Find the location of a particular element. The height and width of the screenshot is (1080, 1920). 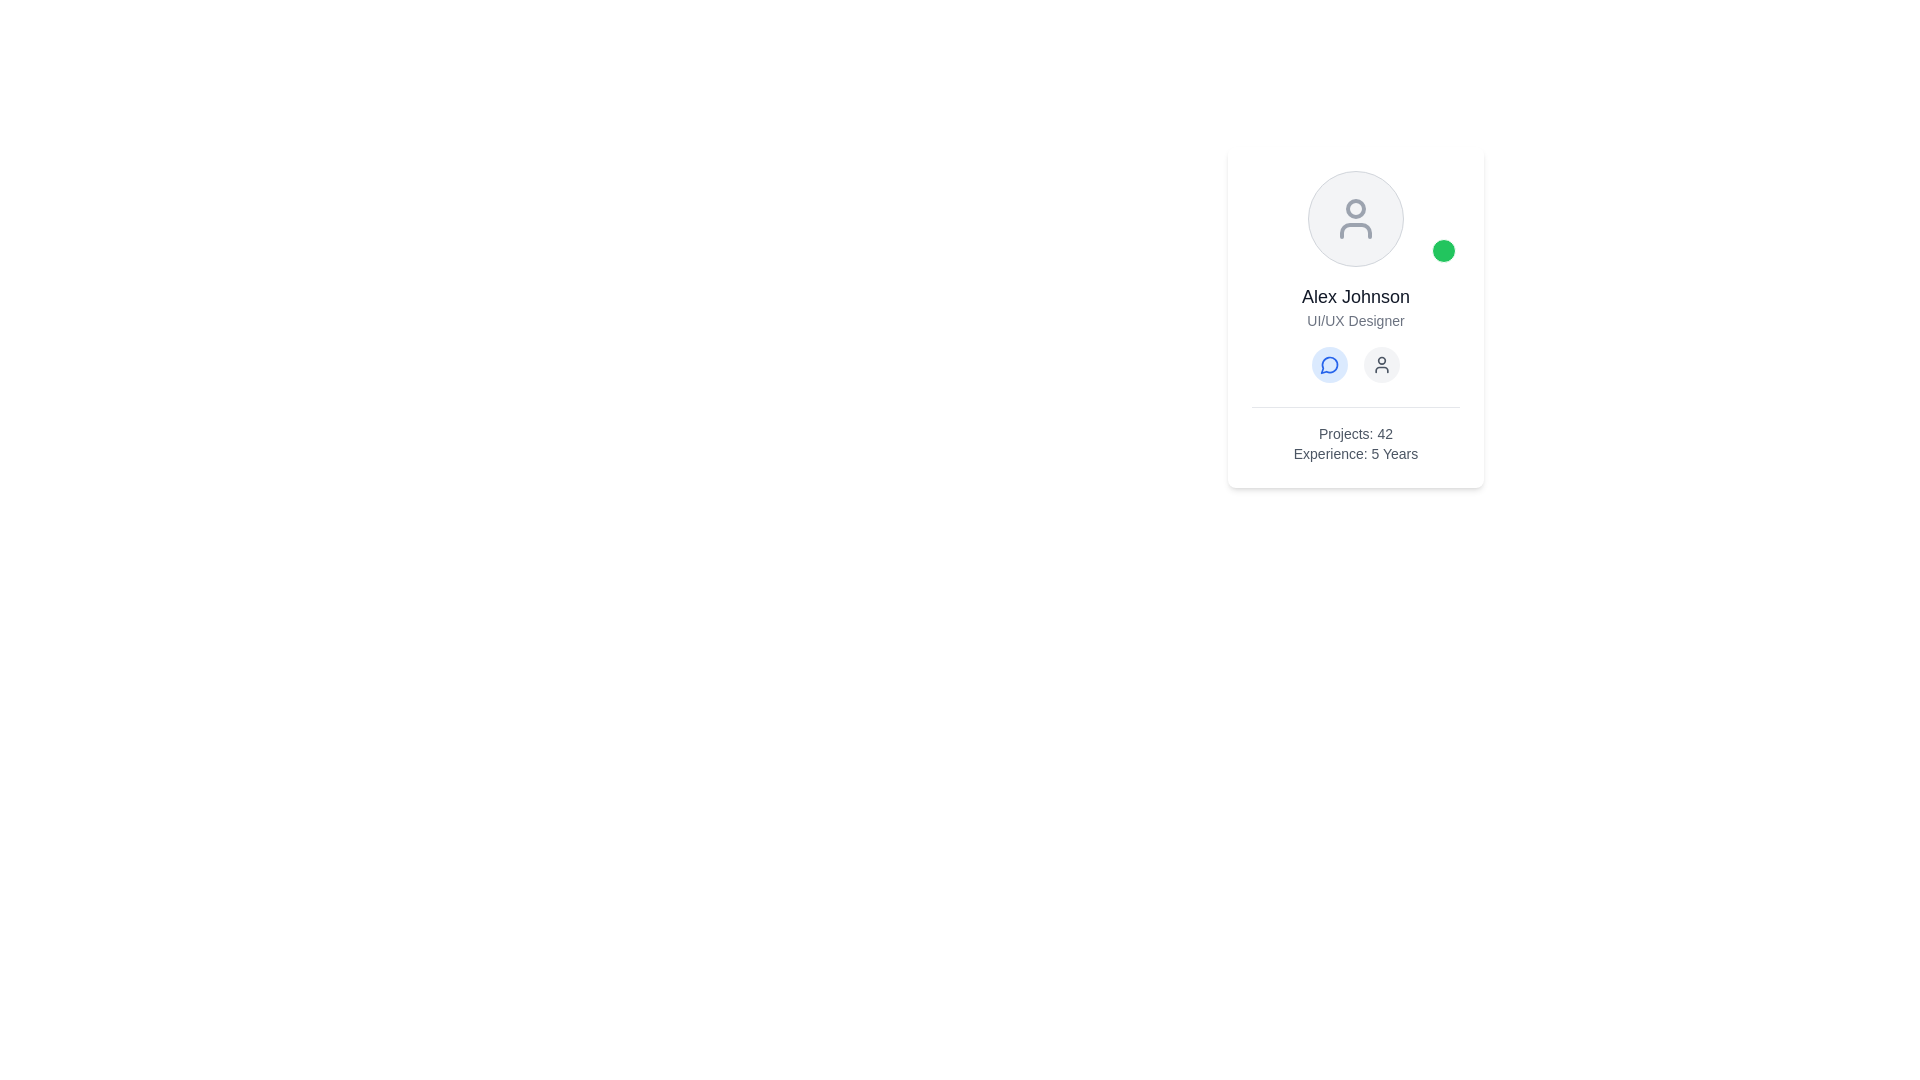

information displayed in the text label at the bottom of the profile card, which shows 'Projects: 42' and 'Experience: 5 Years' is located at coordinates (1356, 434).